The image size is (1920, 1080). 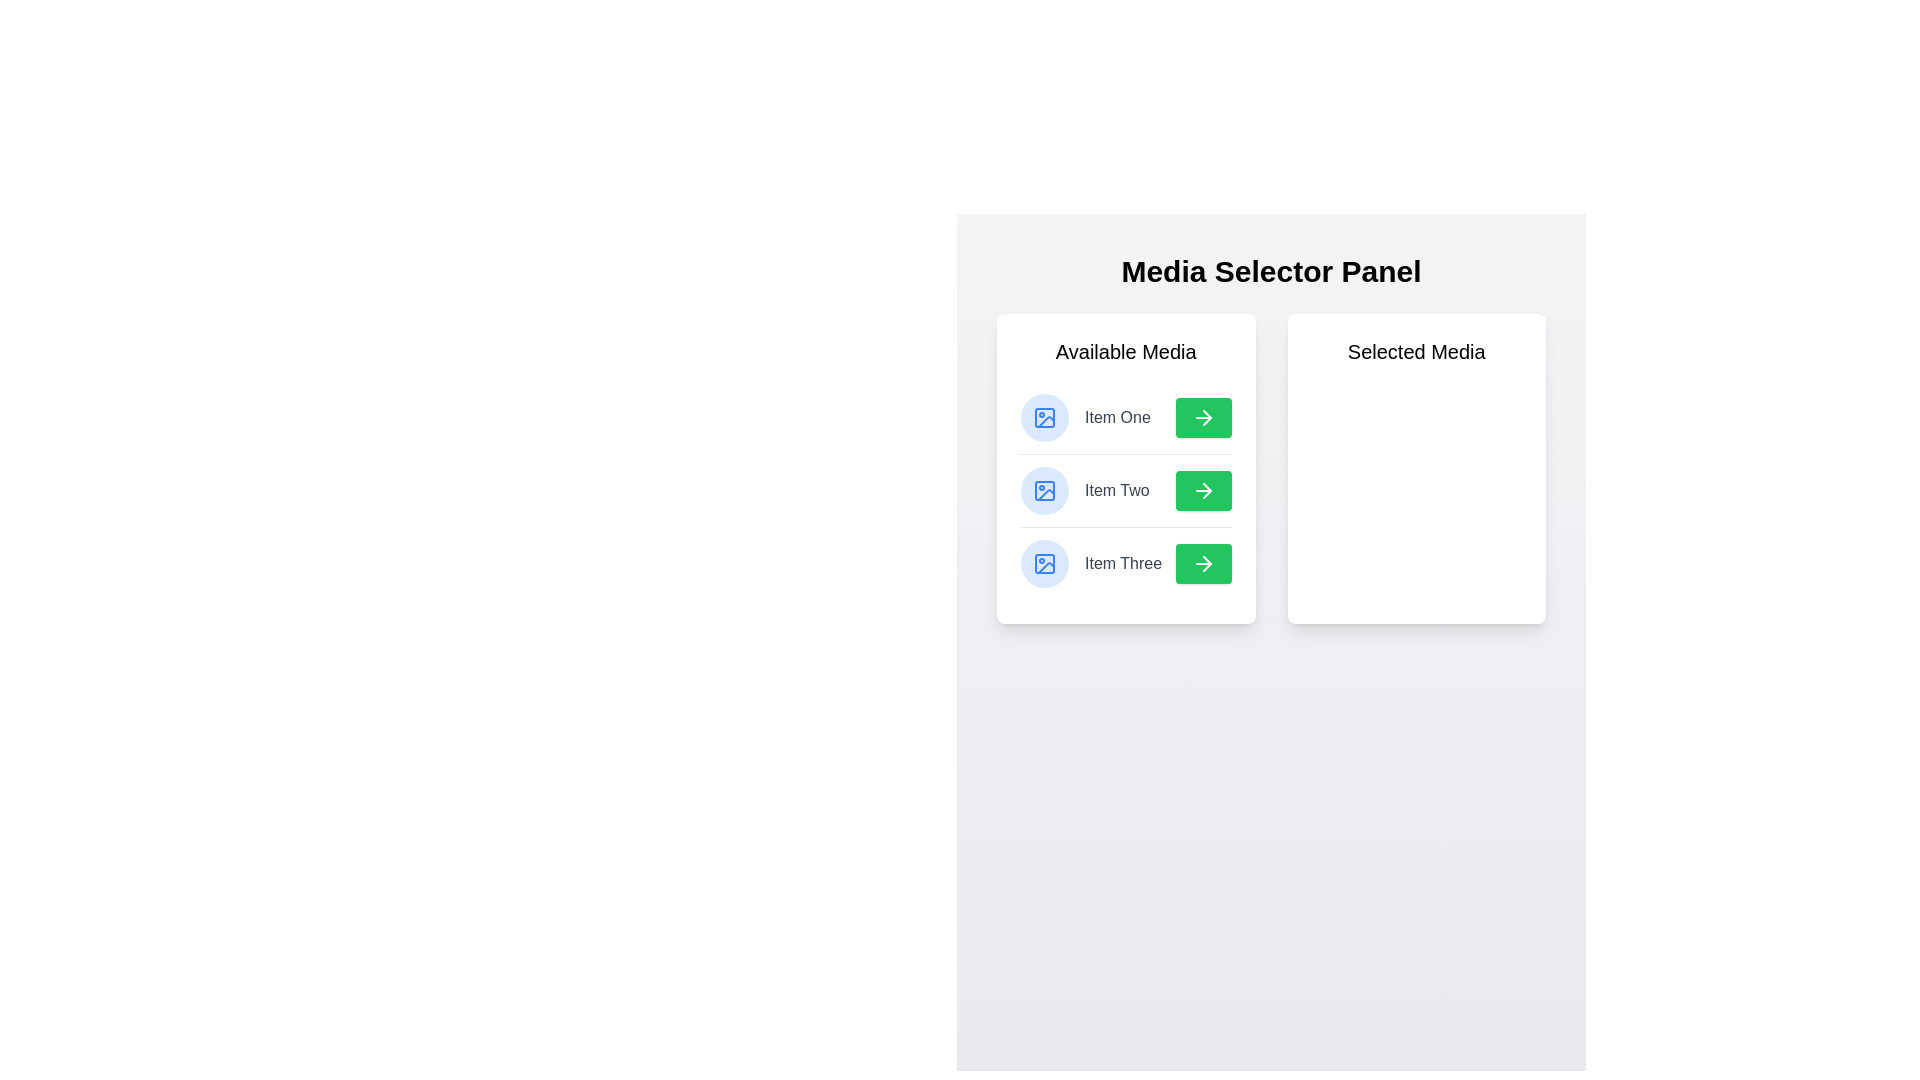 I want to click on the second list item, so click(x=1084, y=490).